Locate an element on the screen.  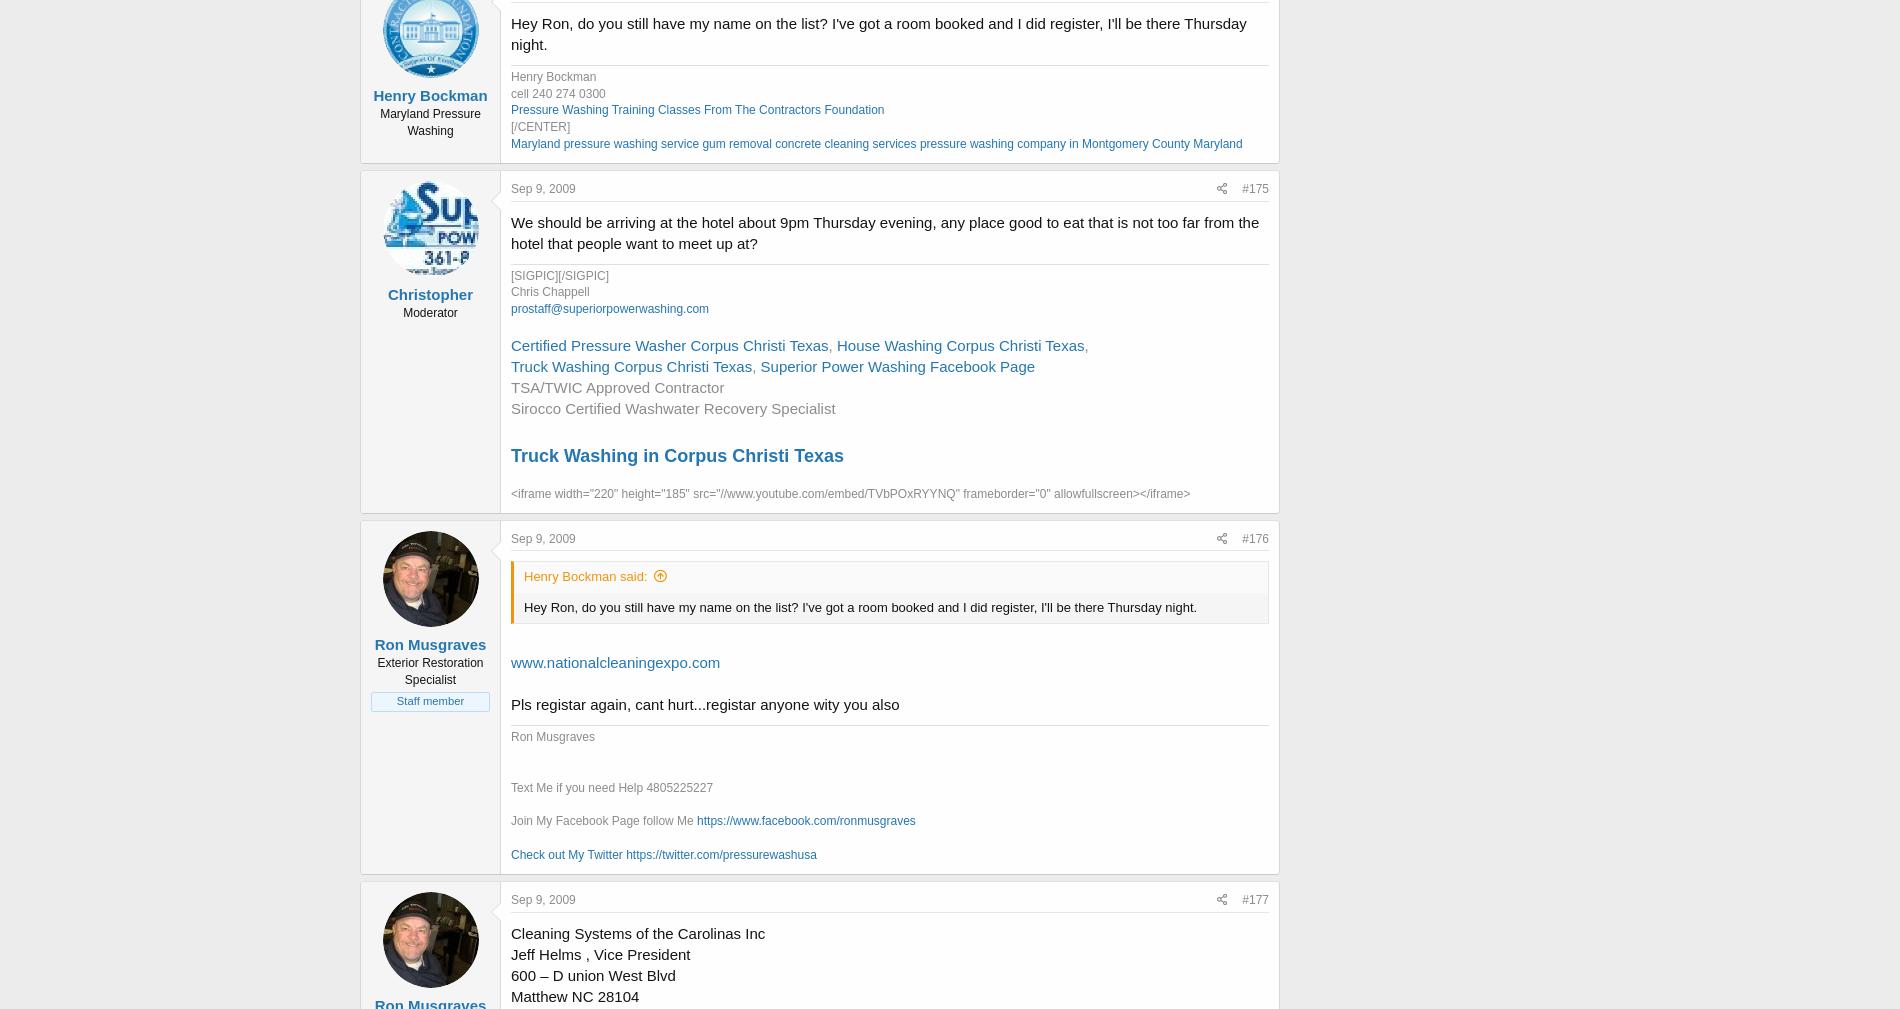
'<iframe width="220" height="185" src="//www.youtube.com/embed/TVbPOxRYYNQ" frameborder="0" allowfullscreen></iframe>' is located at coordinates (849, 491).